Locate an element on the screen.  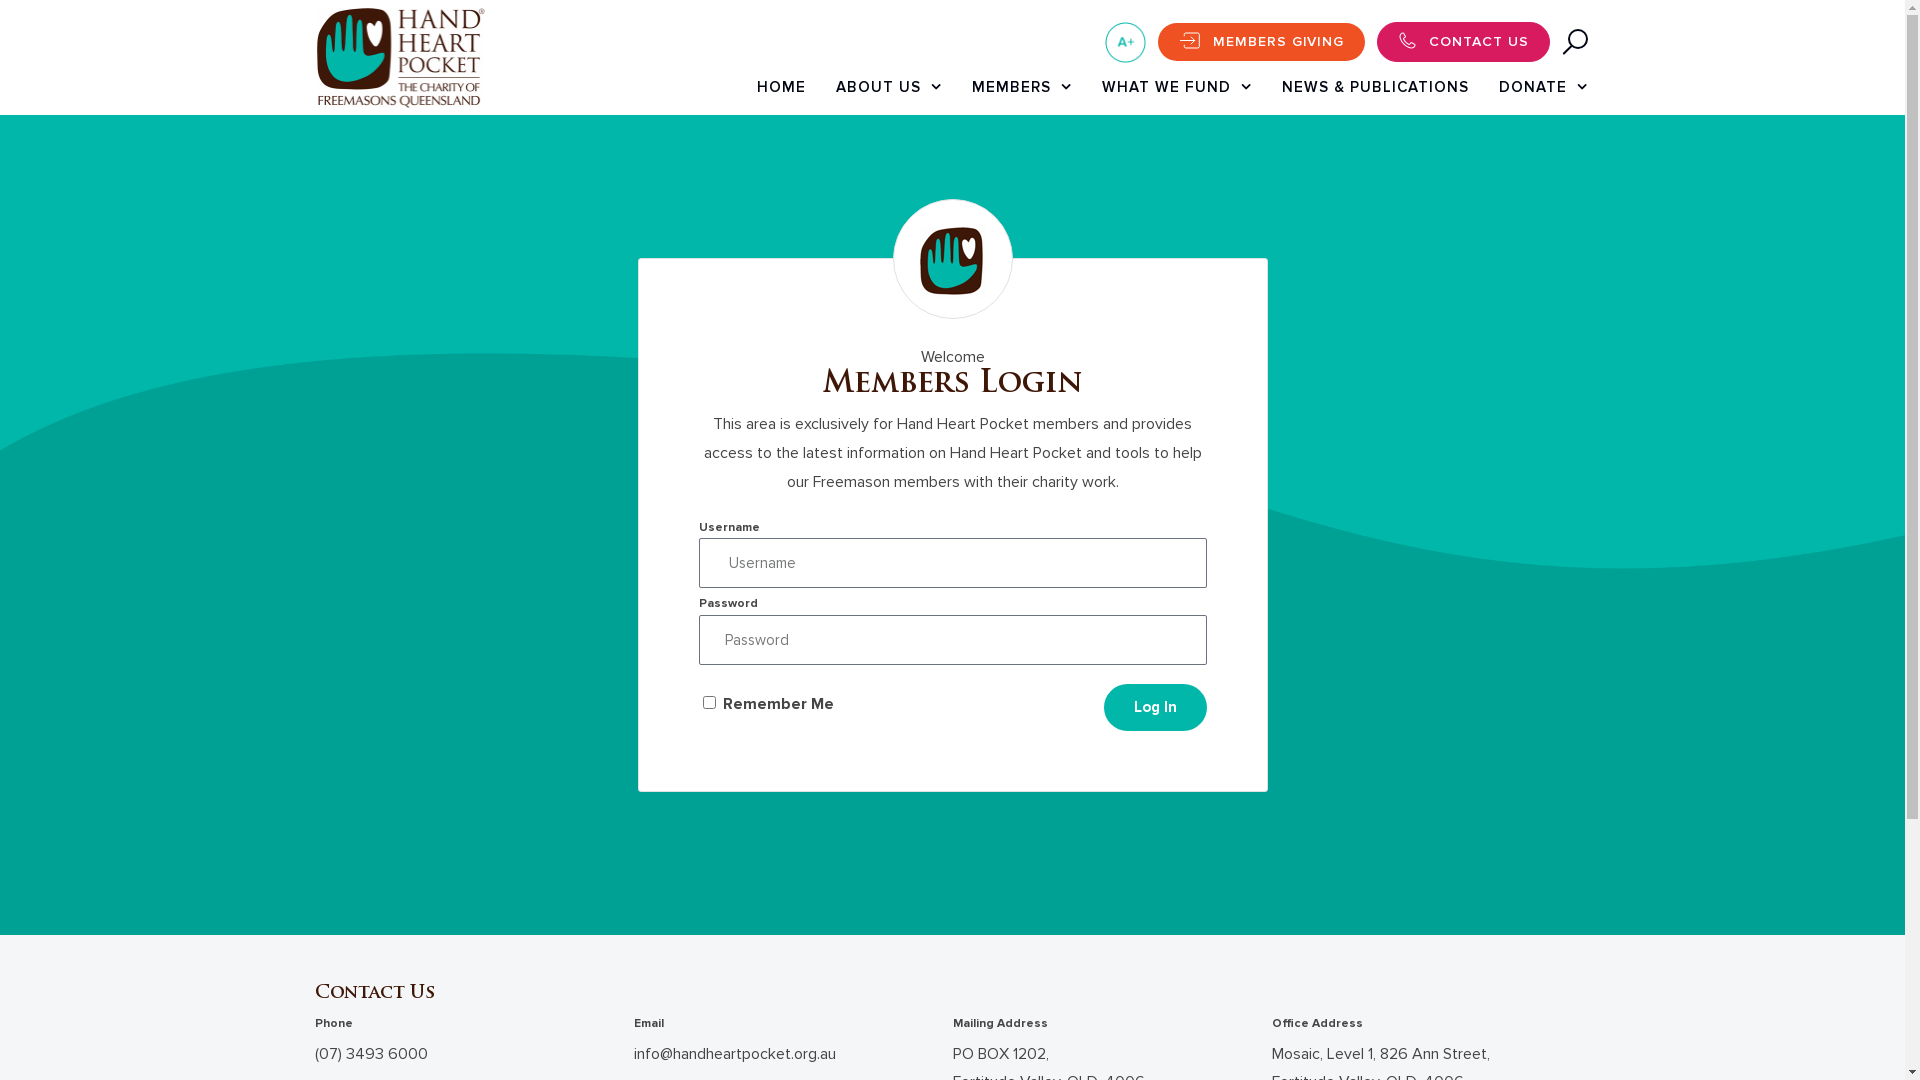
'info@handheartpocket.org.au' is located at coordinates (733, 1052).